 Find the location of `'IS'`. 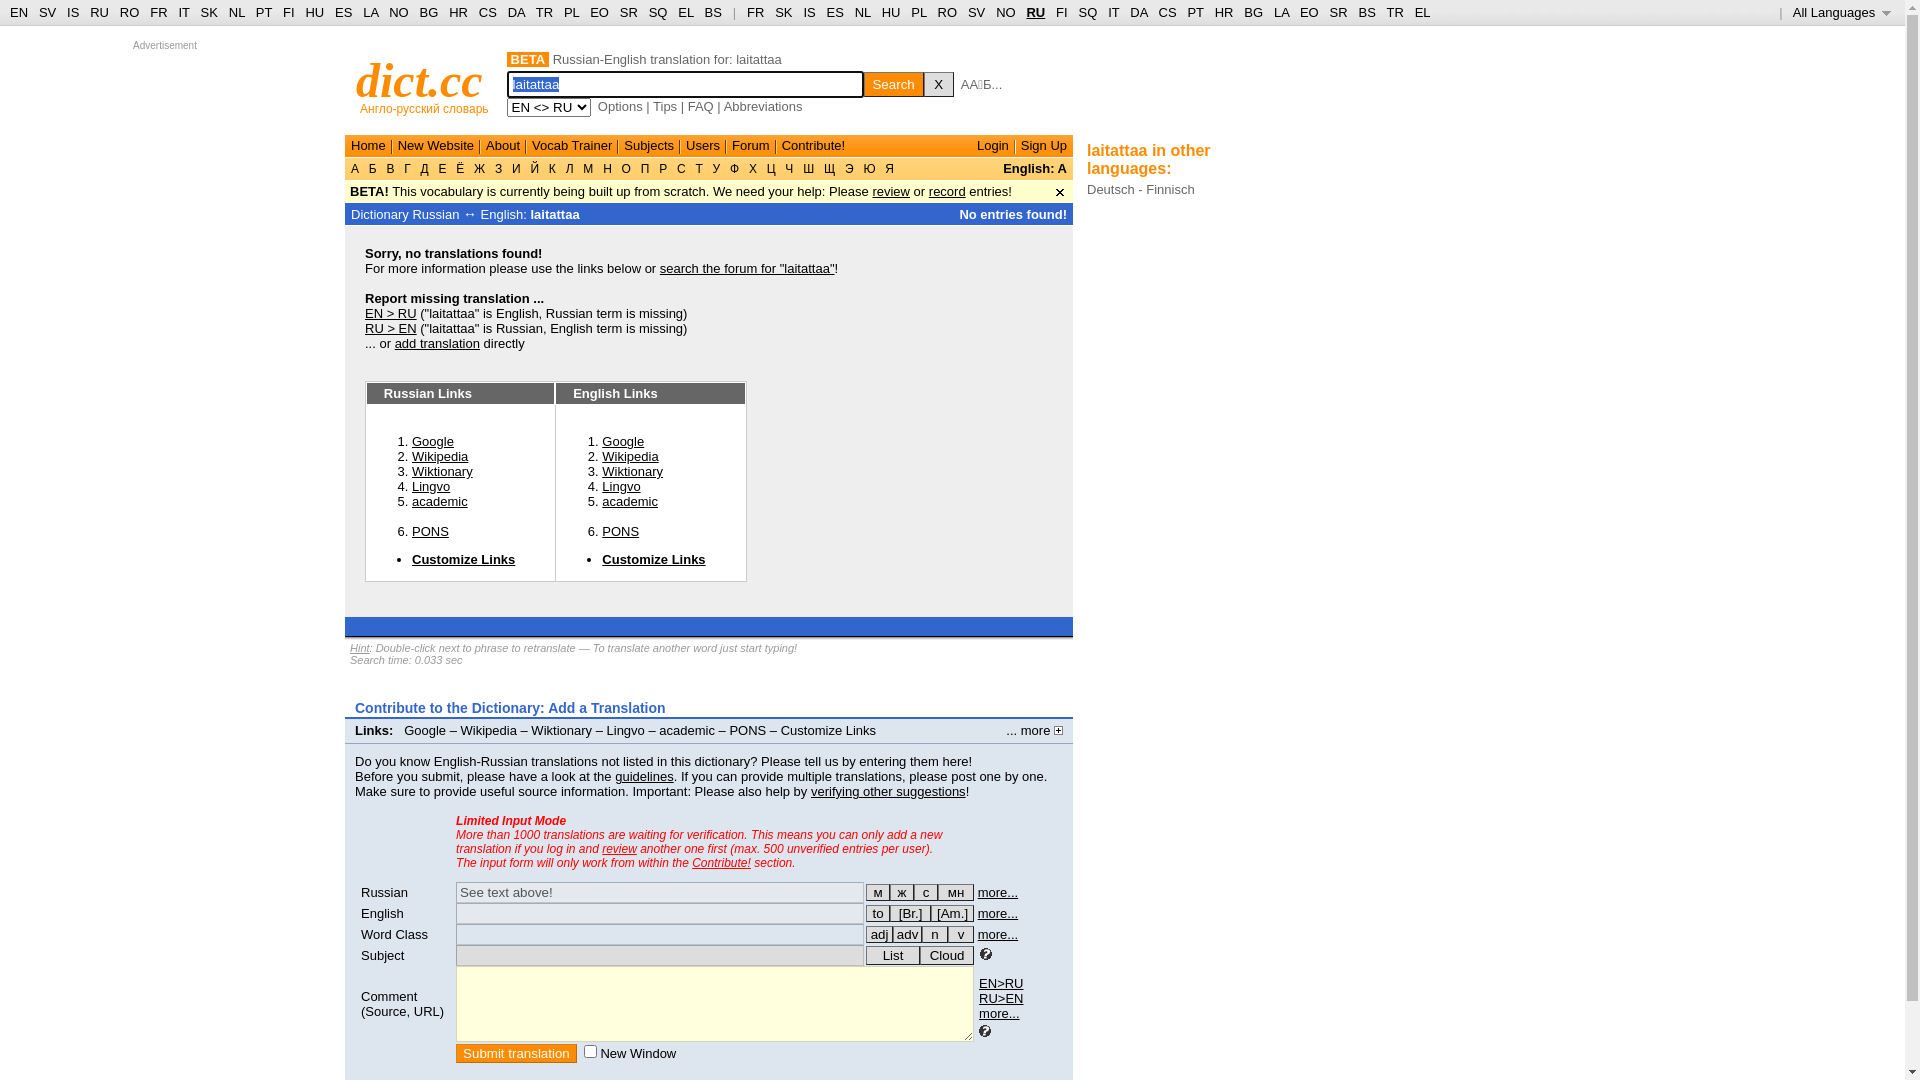

'IS' is located at coordinates (72, 12).